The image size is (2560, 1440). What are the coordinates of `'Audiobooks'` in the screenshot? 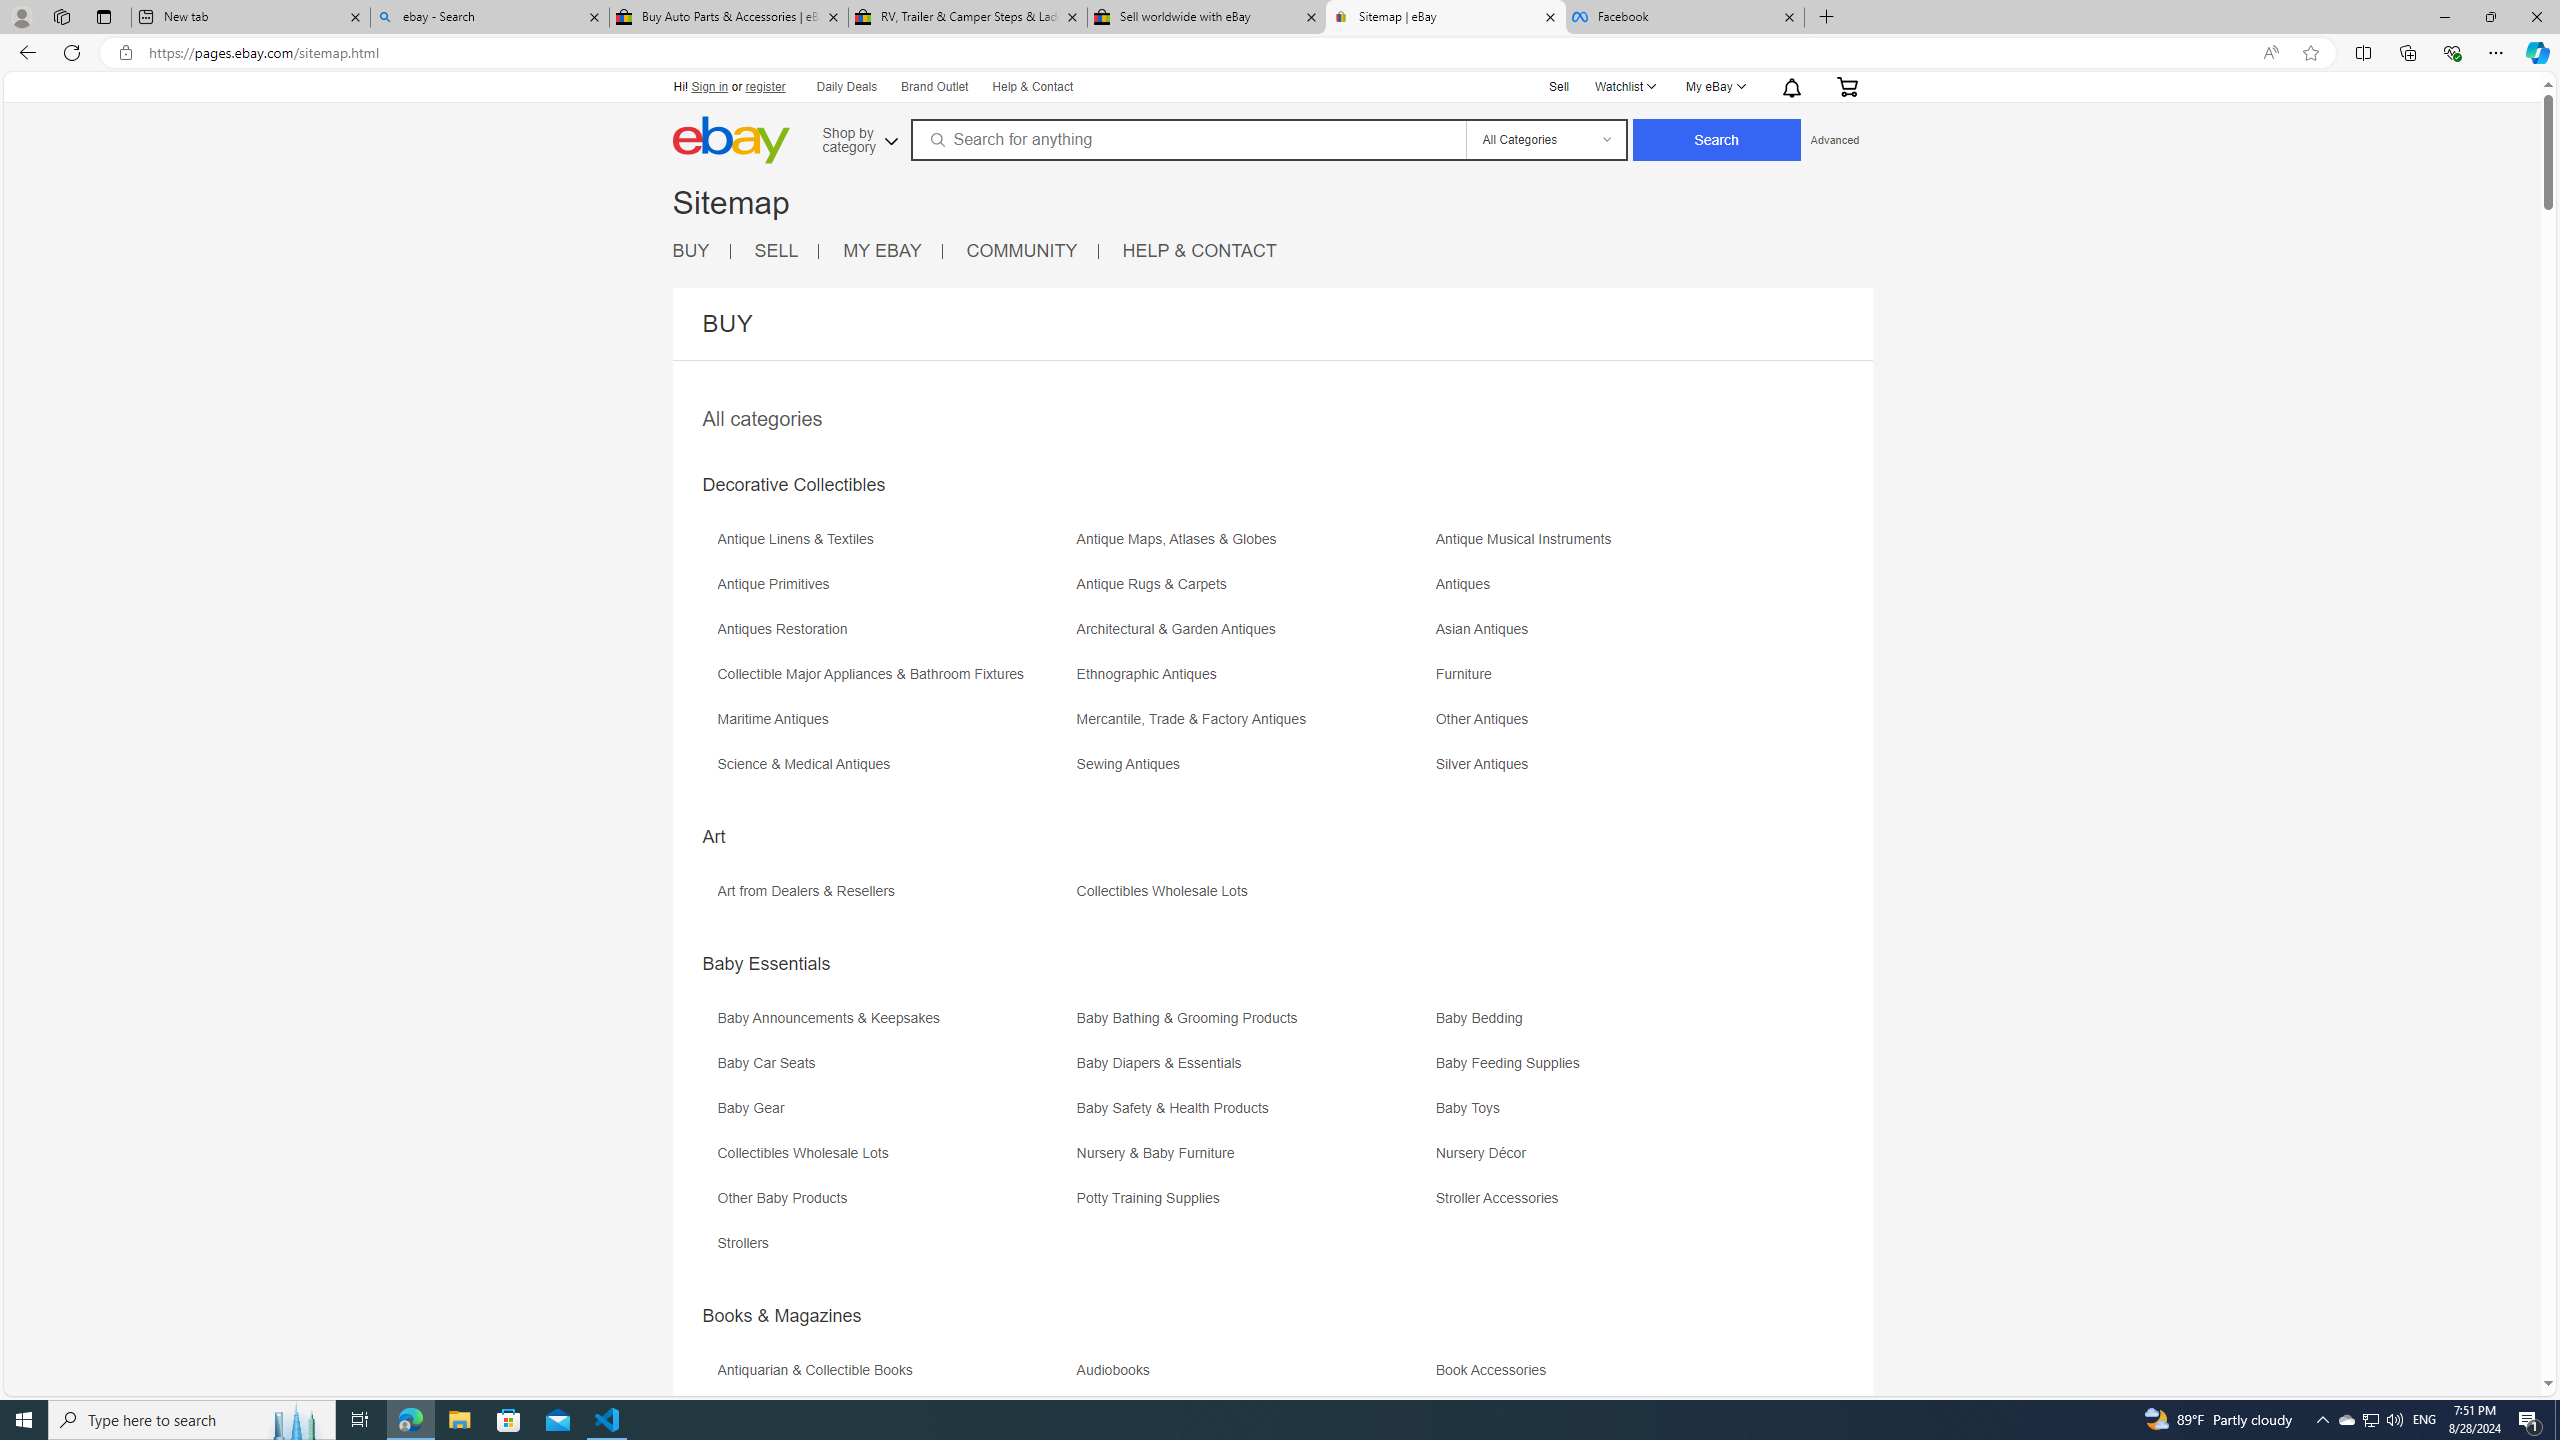 It's located at (1252, 1376).